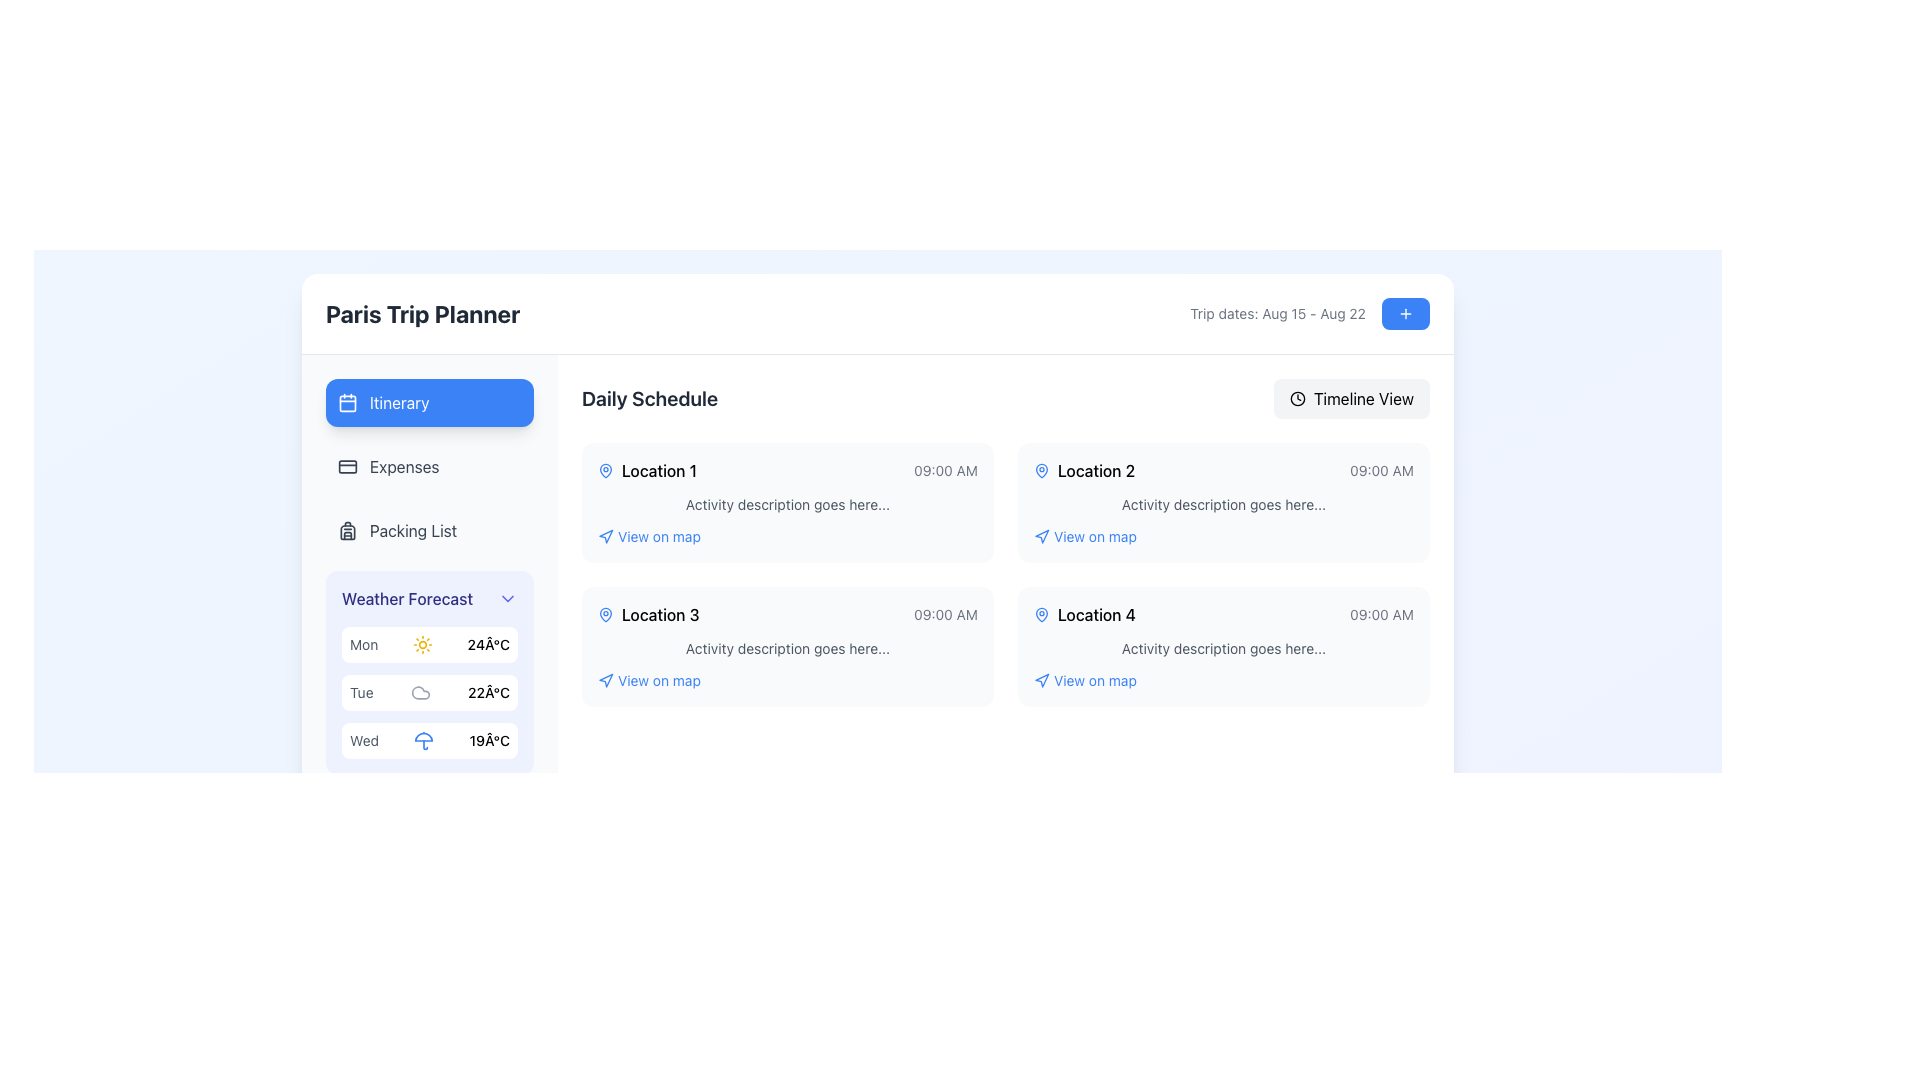  Describe the element at coordinates (1223, 504) in the screenshot. I see `the text element displaying 'Activity description goes here...' located in the 'Daily Schedule' section, below '09:00 AM' and above 'View on map'` at that location.